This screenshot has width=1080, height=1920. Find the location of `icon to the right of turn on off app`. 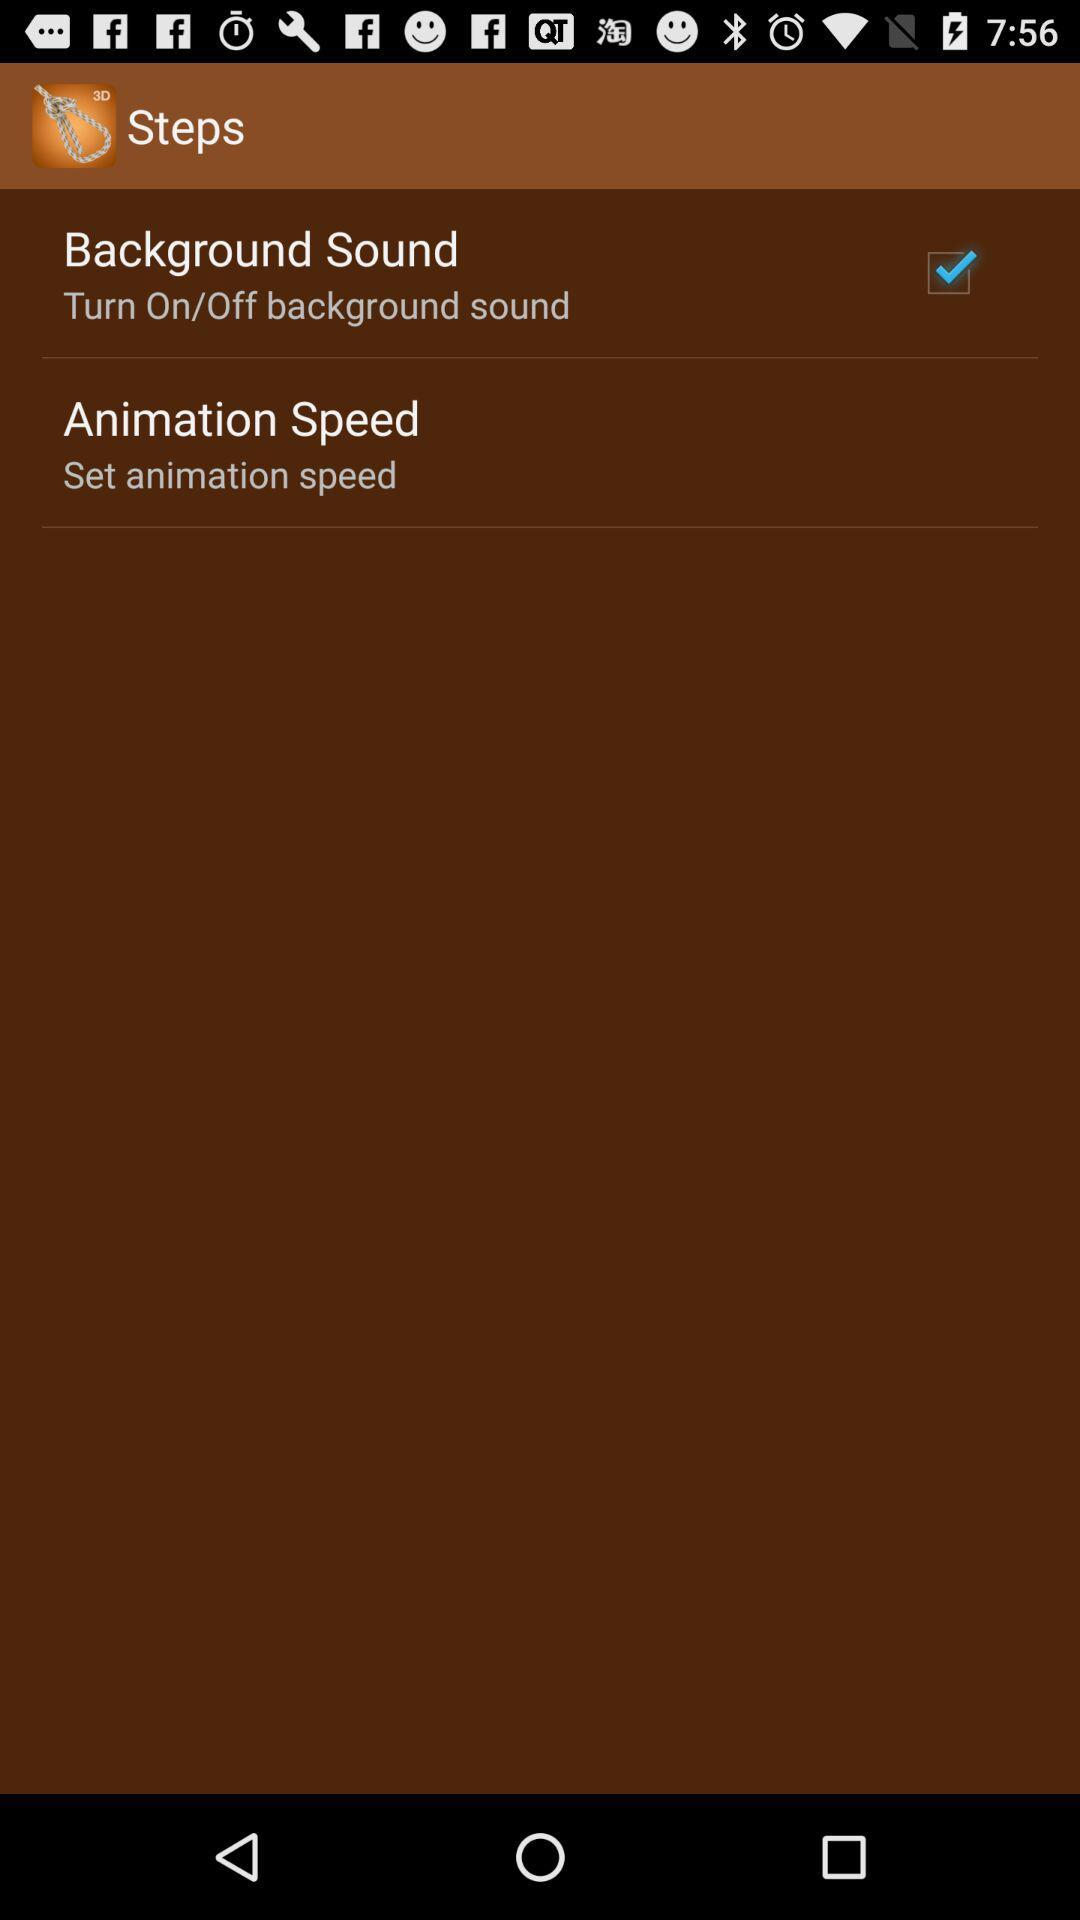

icon to the right of turn on off app is located at coordinates (947, 272).